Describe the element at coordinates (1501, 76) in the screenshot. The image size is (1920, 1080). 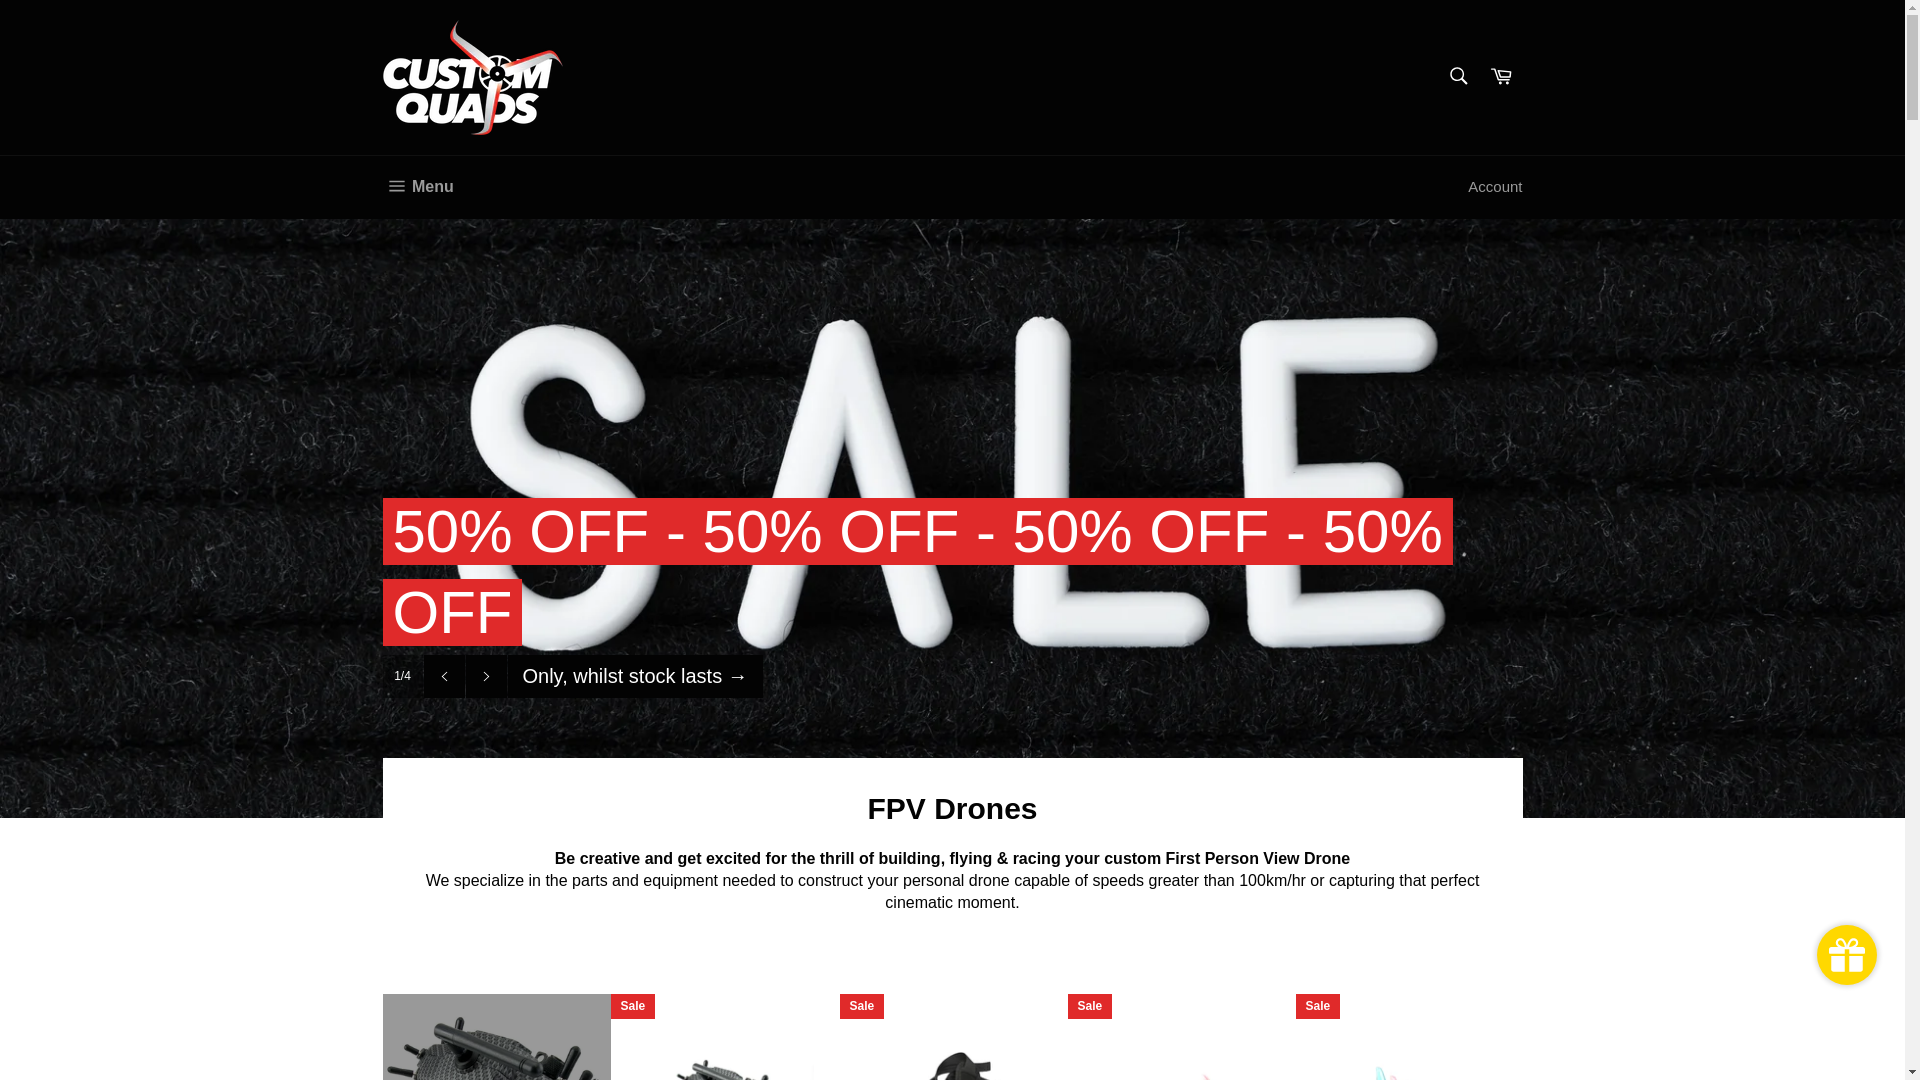
I see `'Cart'` at that location.